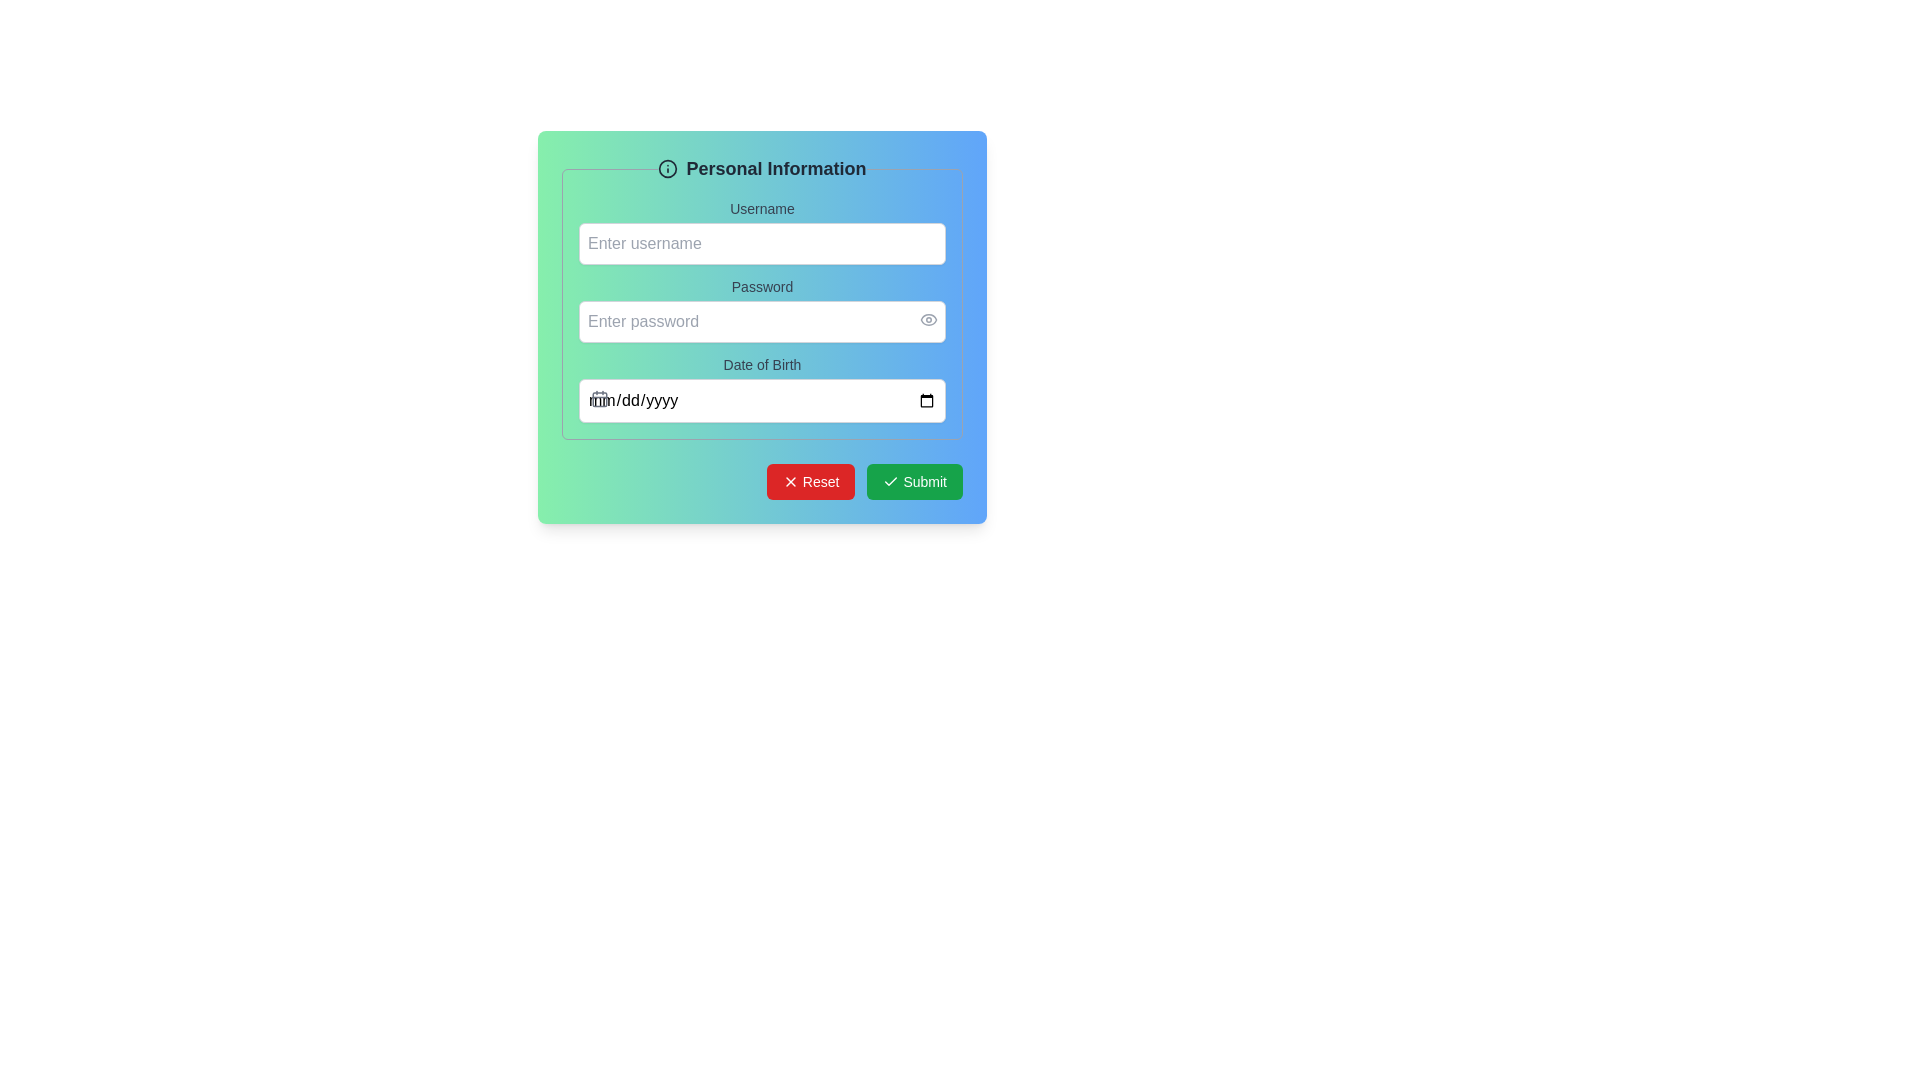 The height and width of the screenshot is (1080, 1920). I want to click on the external outline of the eye icon, which is part of the password visibility toggle feature, located to the right of the 'Password' text field, so click(928, 319).